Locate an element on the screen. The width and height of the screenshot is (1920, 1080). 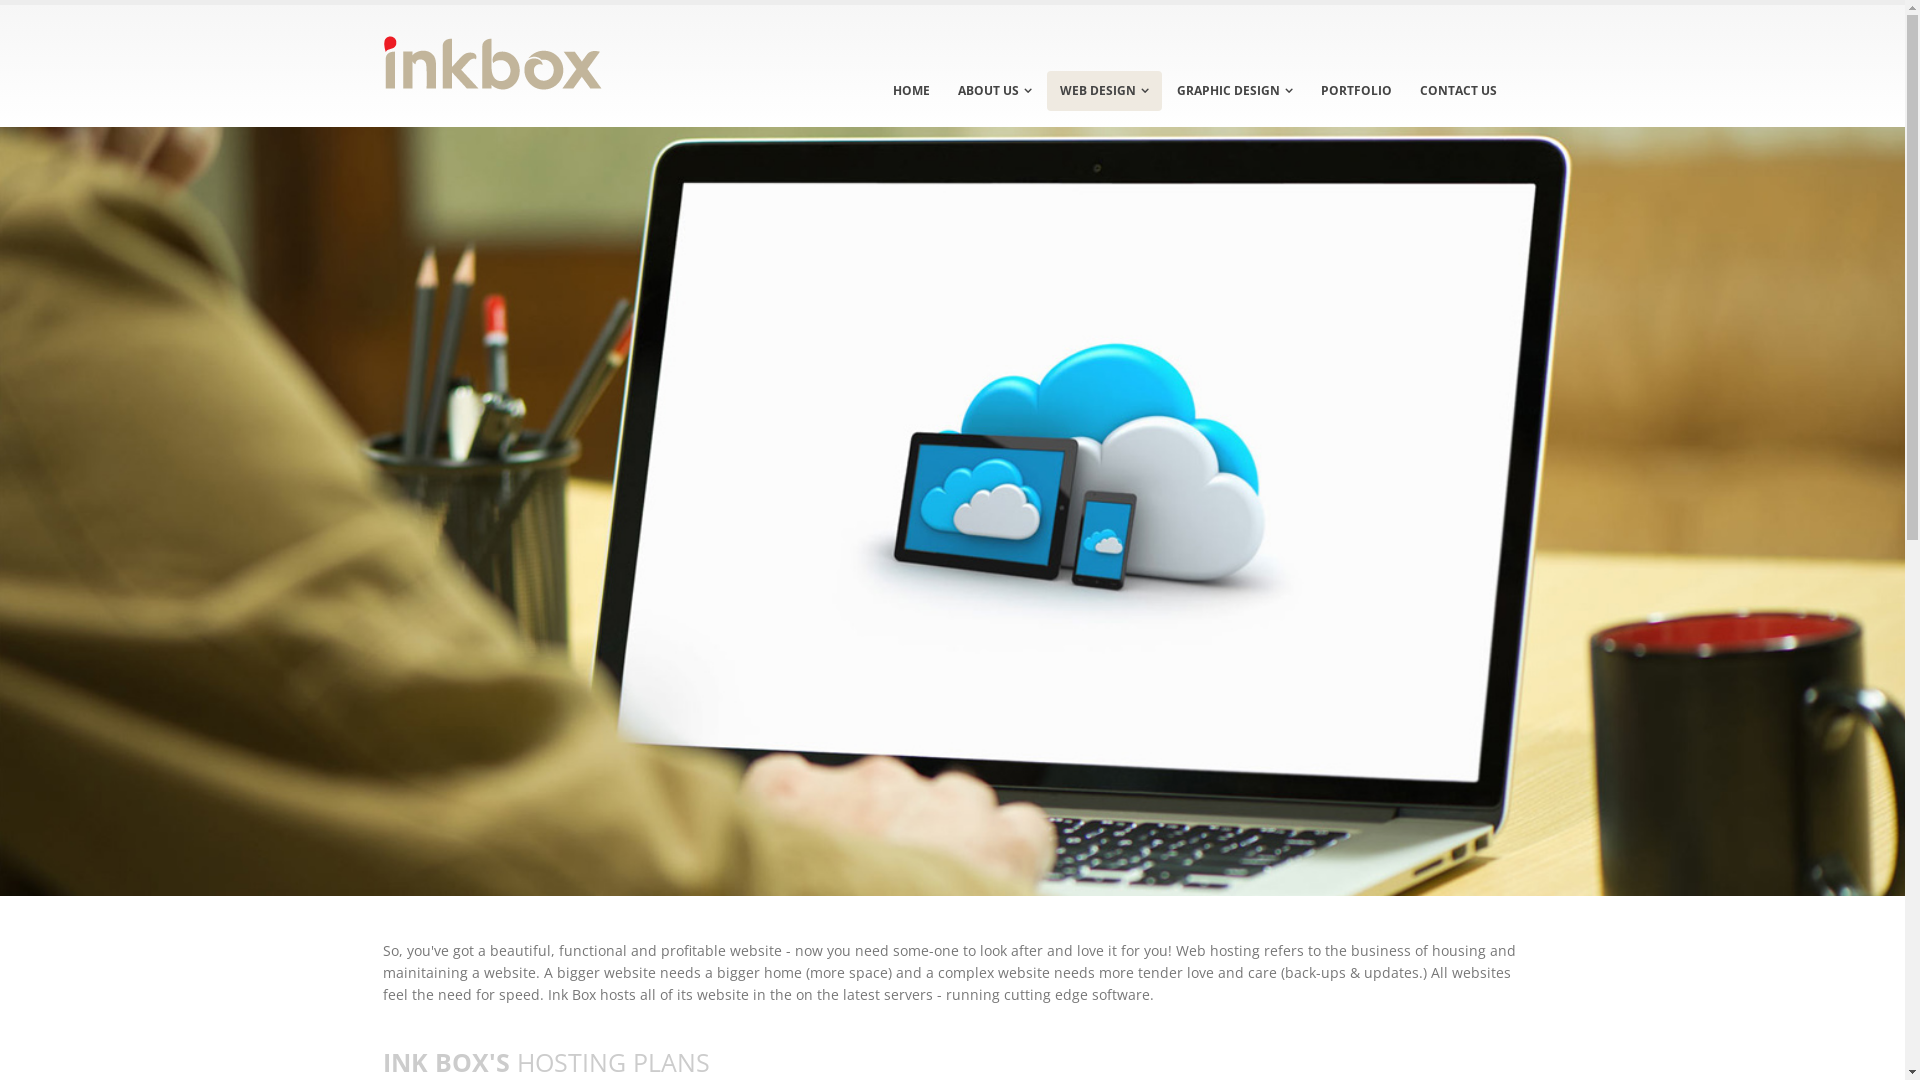
'WEB DESIGN' is located at coordinates (1102, 91).